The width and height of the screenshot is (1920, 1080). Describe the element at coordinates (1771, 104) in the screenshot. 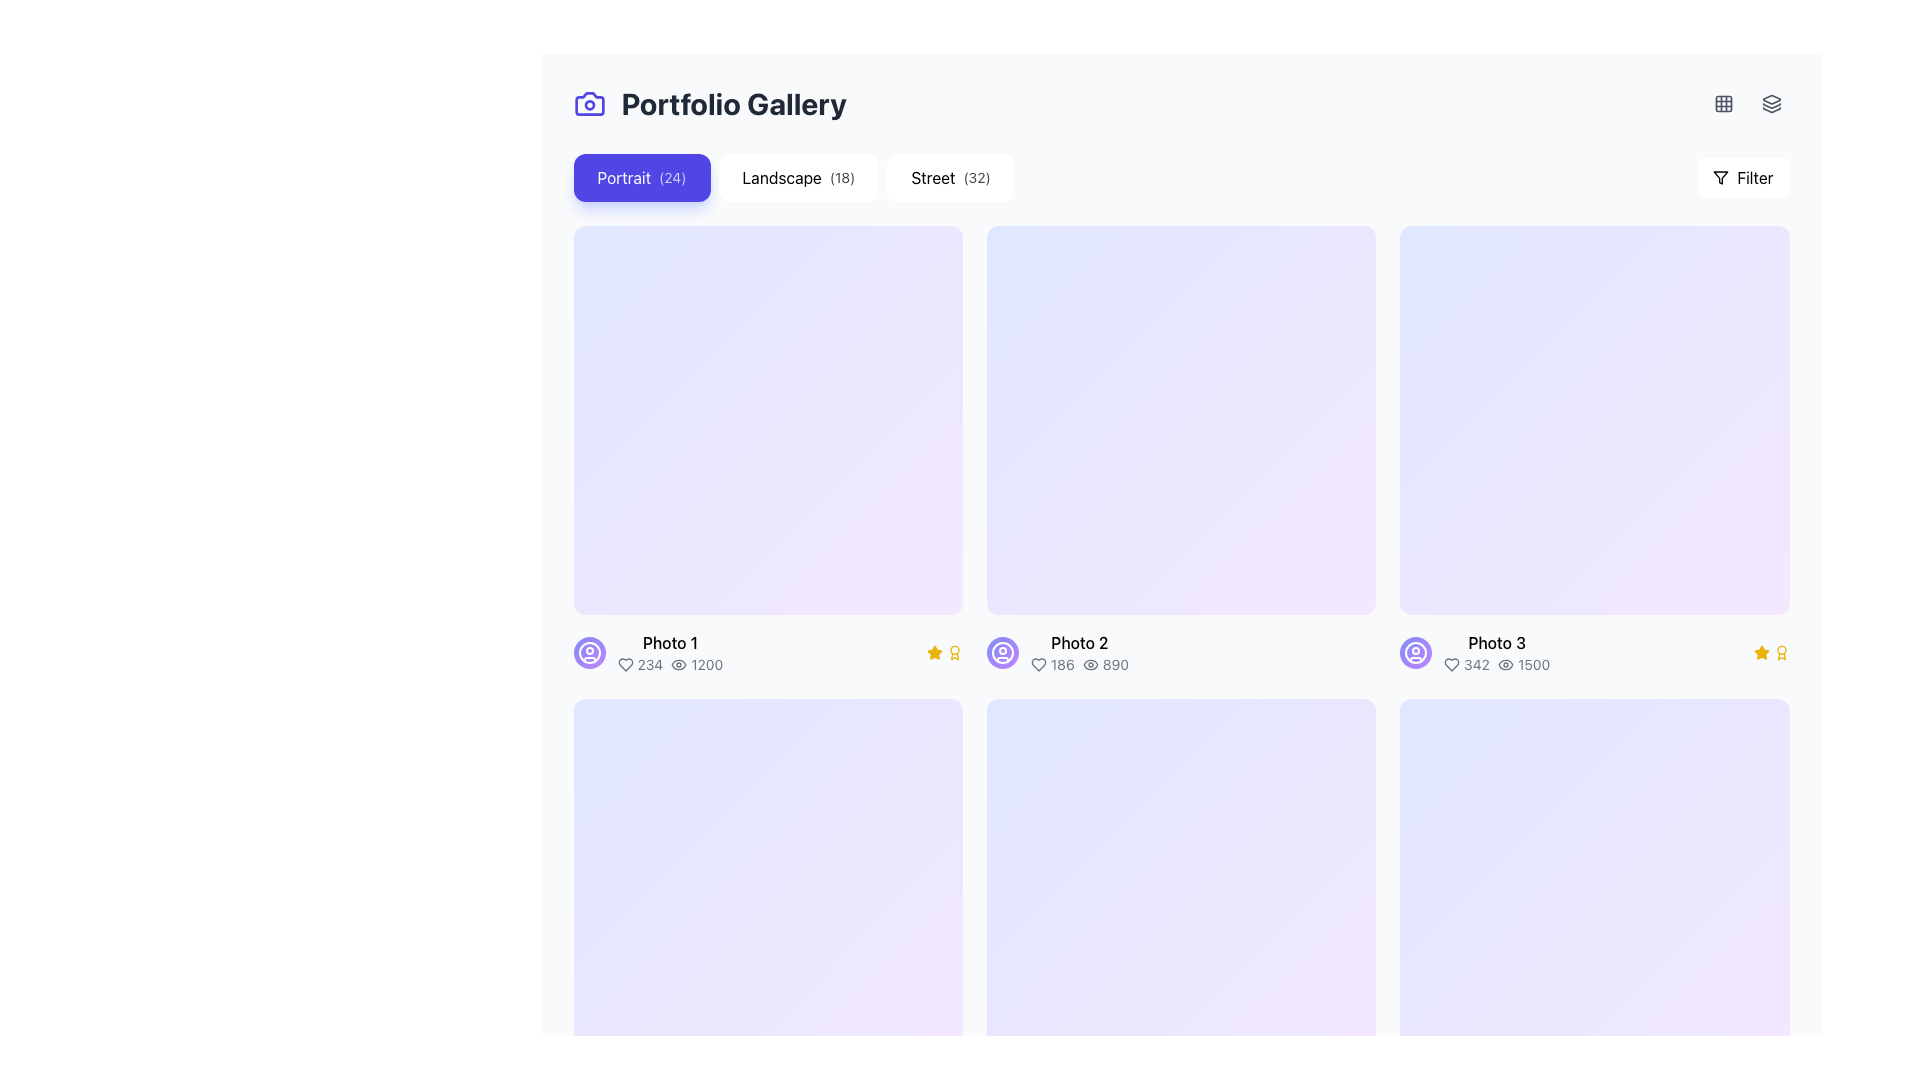

I see `the icon consisting of three stacked layers, rendered in solid lines, located at the top-right corner of the interface` at that location.